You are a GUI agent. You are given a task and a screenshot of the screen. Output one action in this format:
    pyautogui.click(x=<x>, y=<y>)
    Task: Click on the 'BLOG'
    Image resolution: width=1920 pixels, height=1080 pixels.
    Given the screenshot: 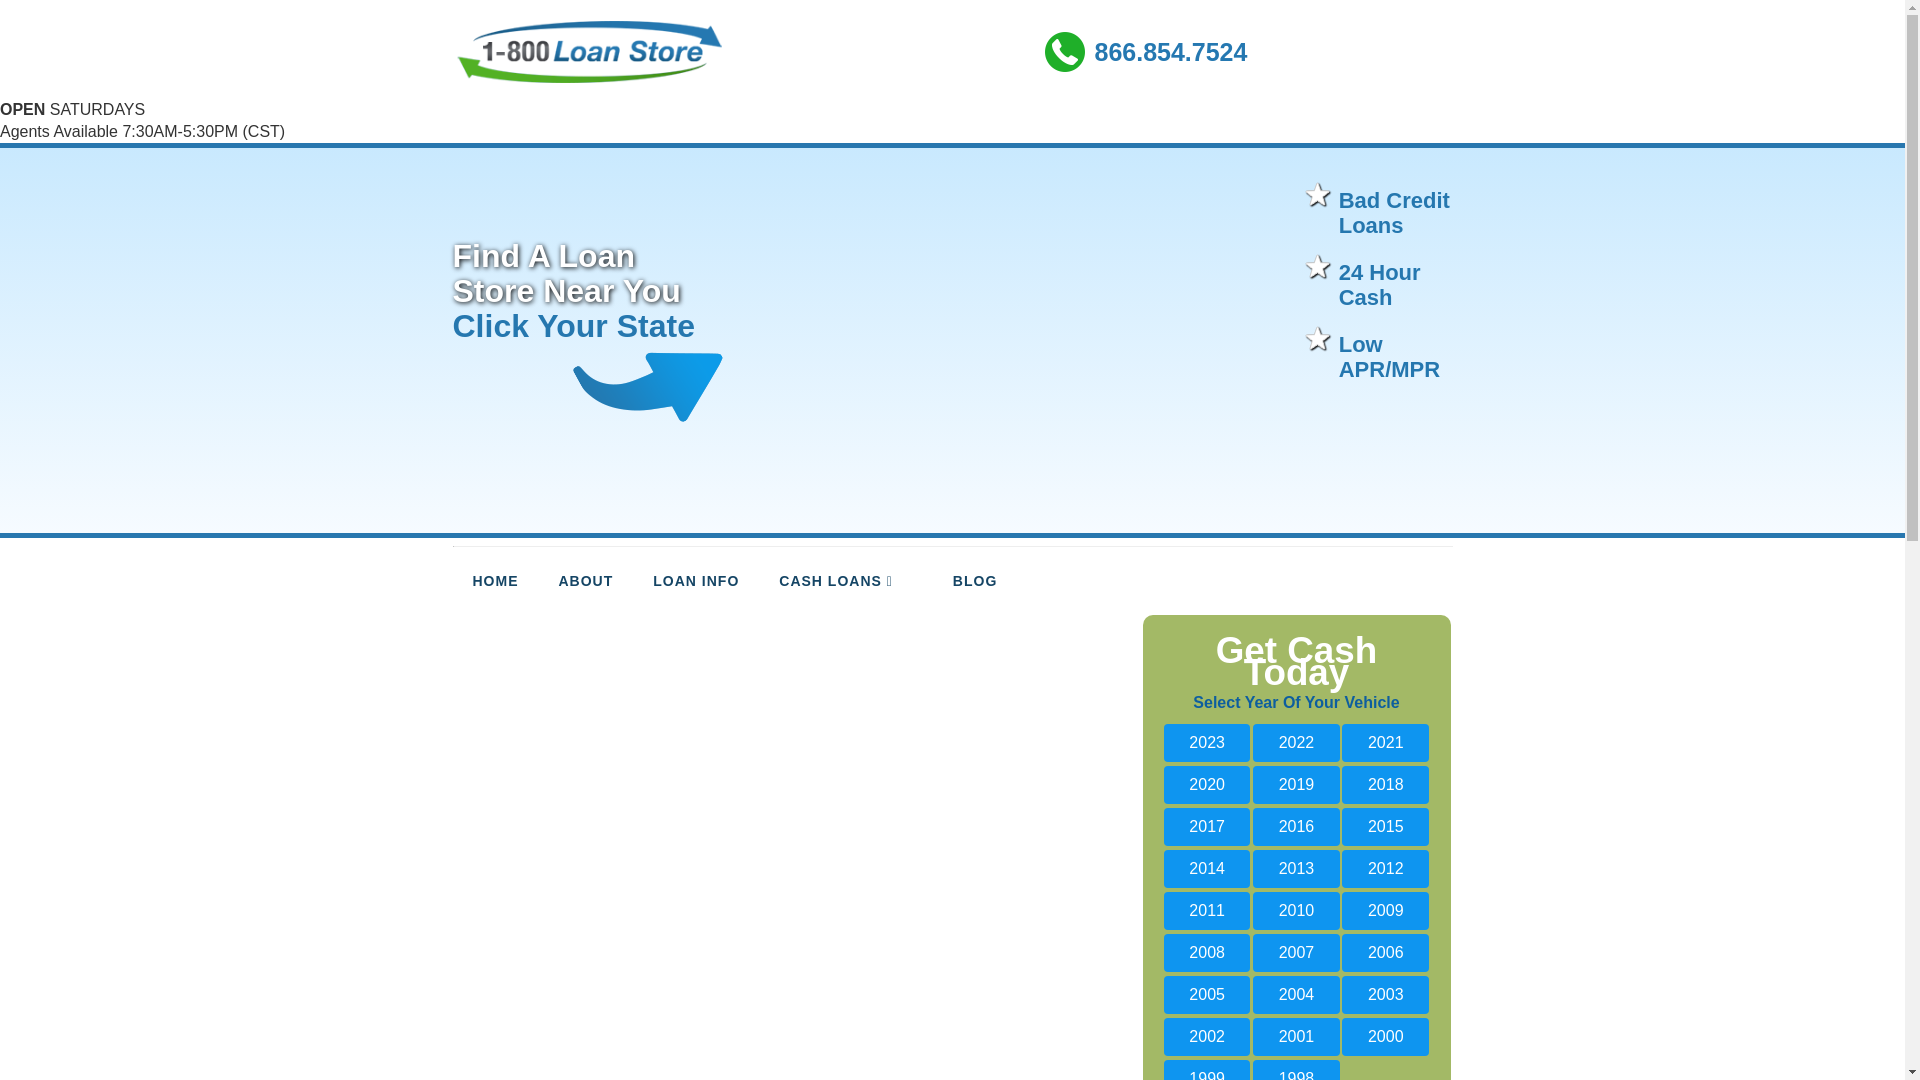 What is the action you would take?
    pyautogui.click(x=974, y=581)
    